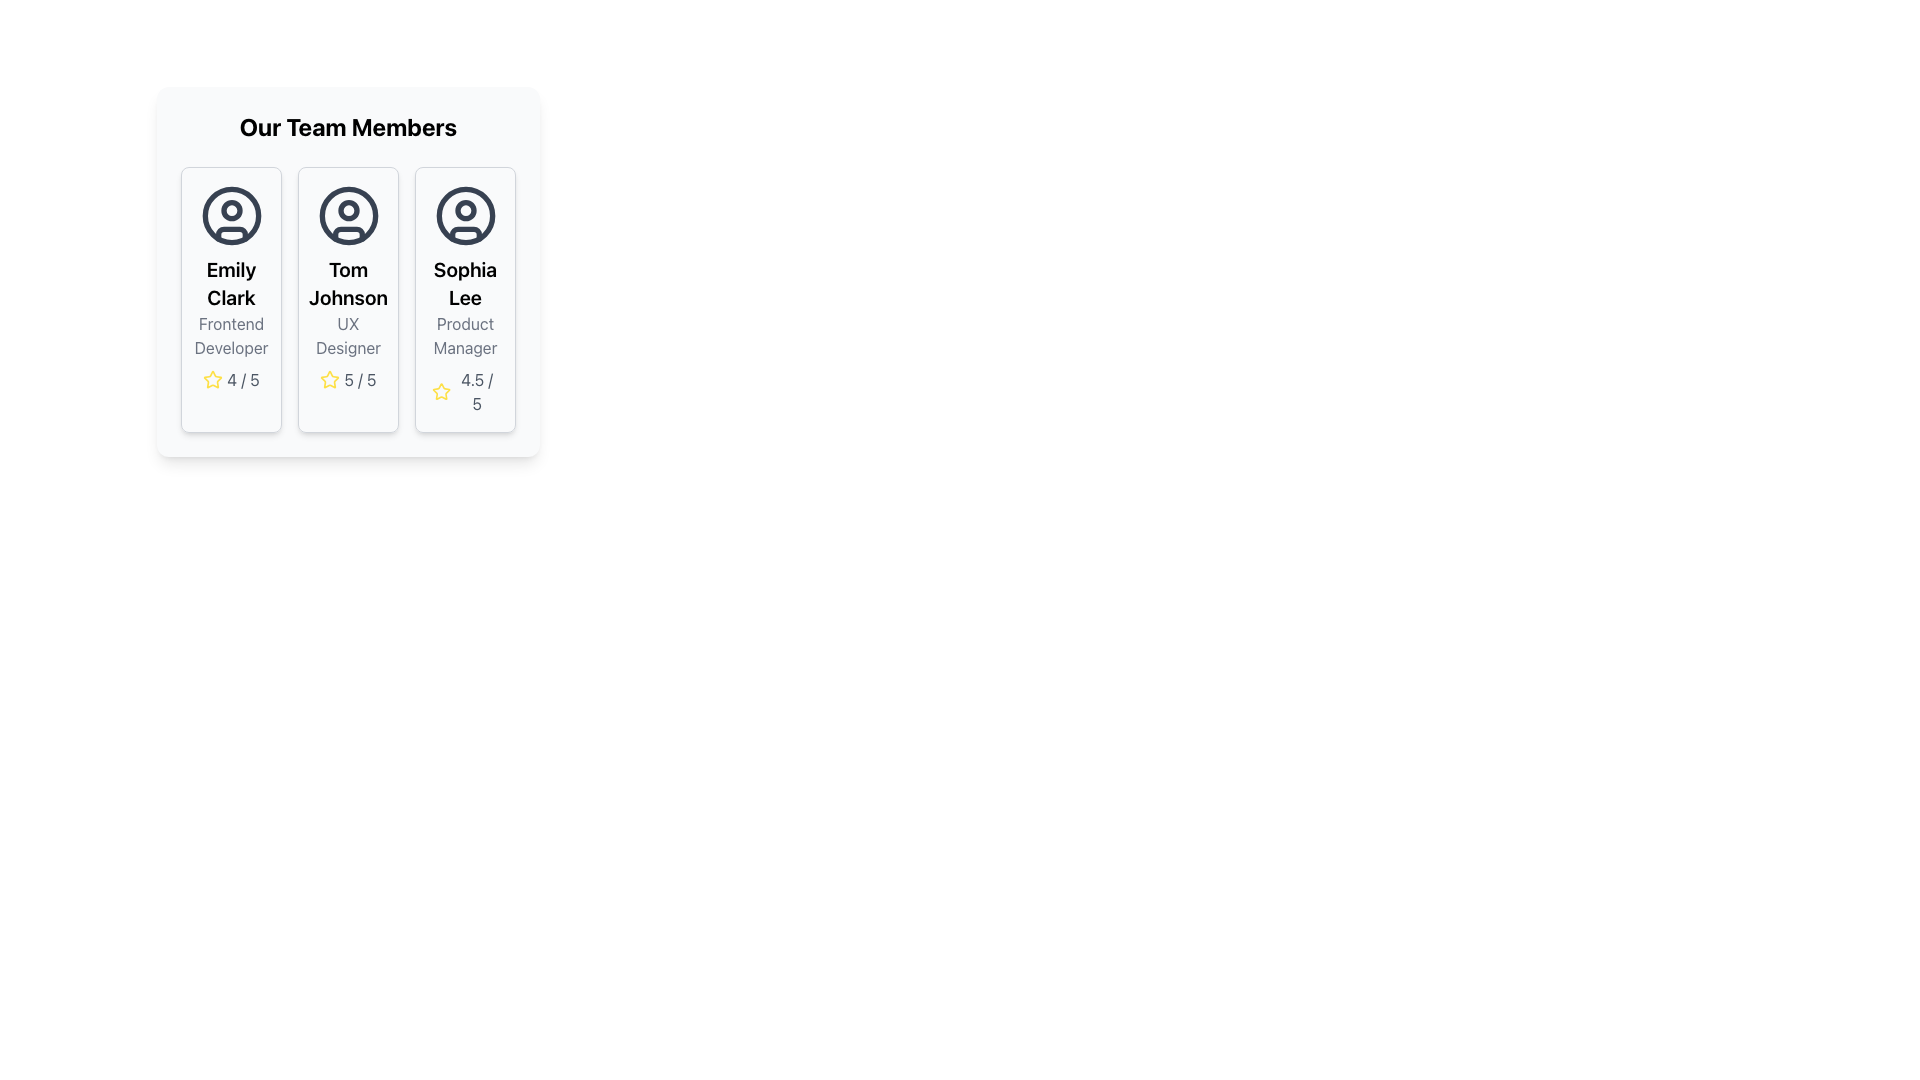  Describe the element at coordinates (231, 334) in the screenshot. I see `the static text element displaying 'Frontend Developer' located below 'Emily Clark' in the middle column of the interface` at that location.